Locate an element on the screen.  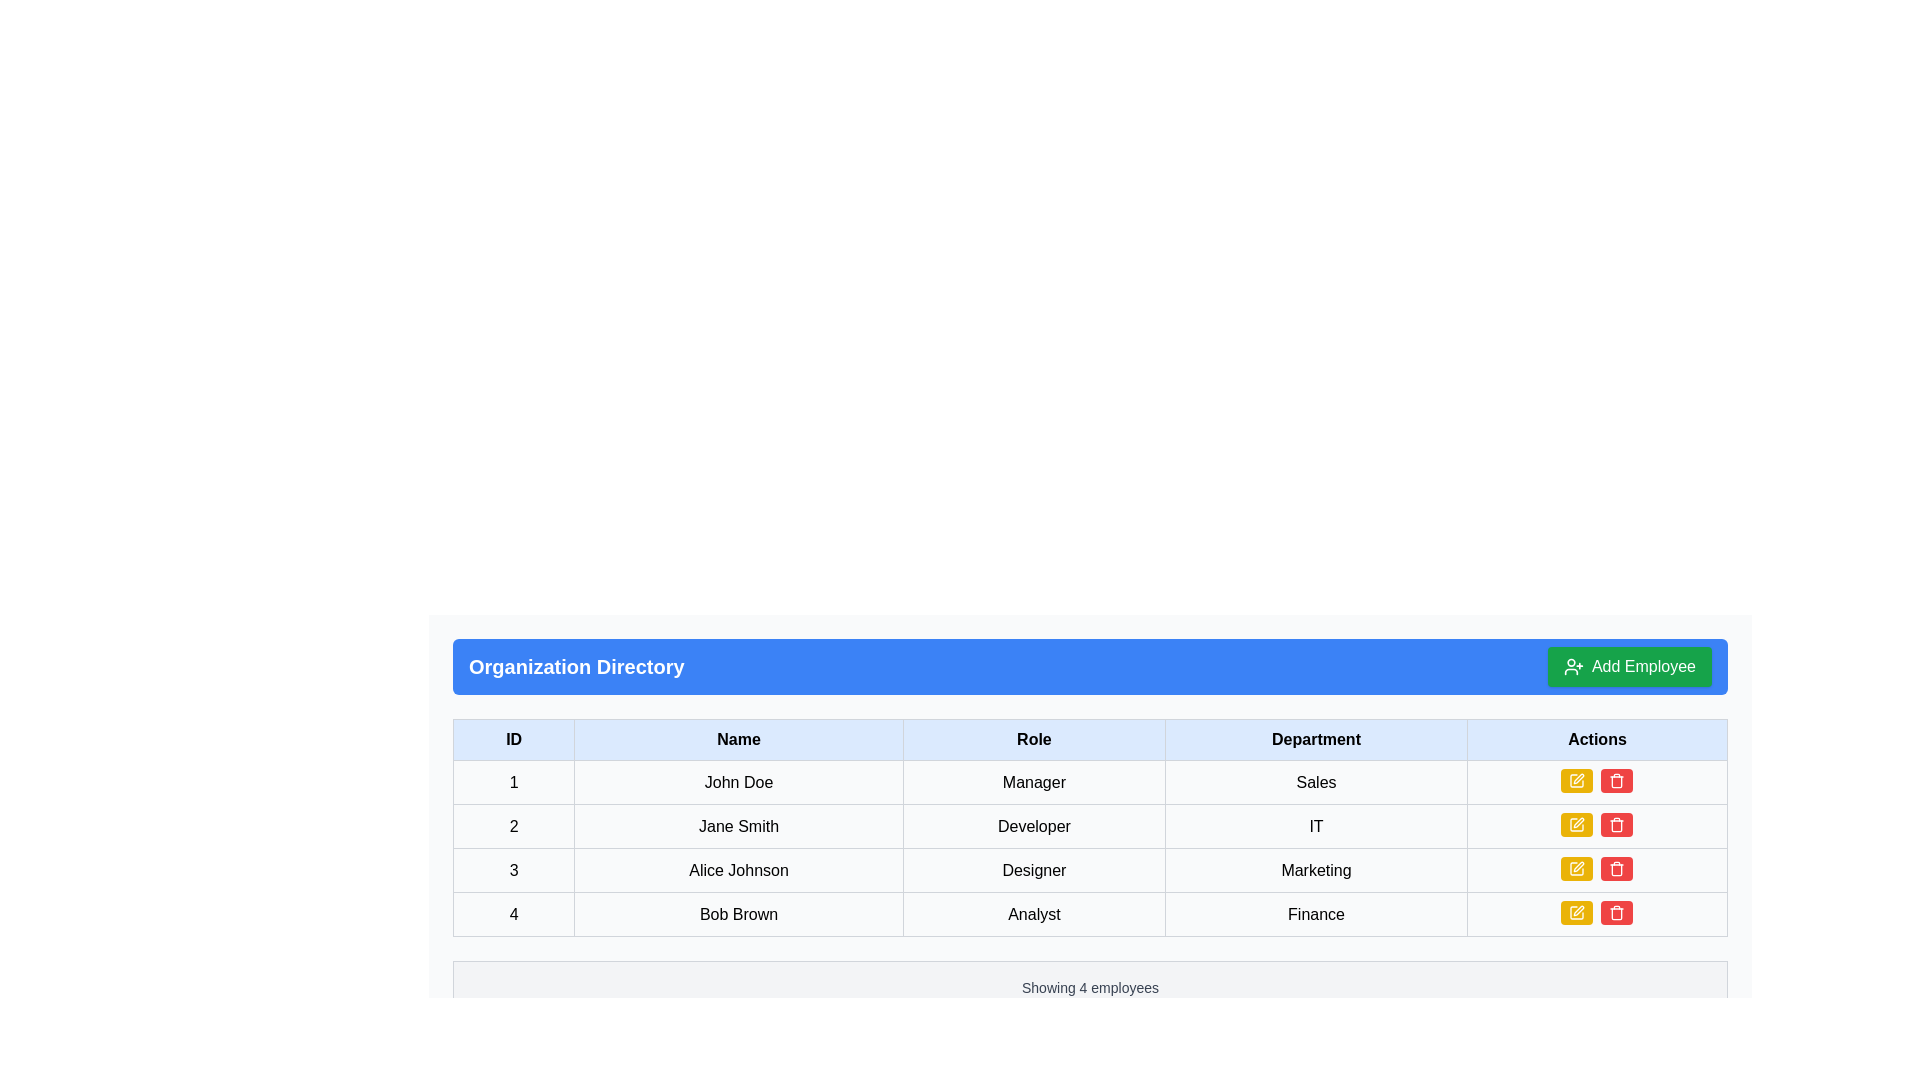
the small green person icon with a plus sign located inside the 'Add Employee' button on the right corner of the 'Organization Directory' header bar is located at coordinates (1573, 667).